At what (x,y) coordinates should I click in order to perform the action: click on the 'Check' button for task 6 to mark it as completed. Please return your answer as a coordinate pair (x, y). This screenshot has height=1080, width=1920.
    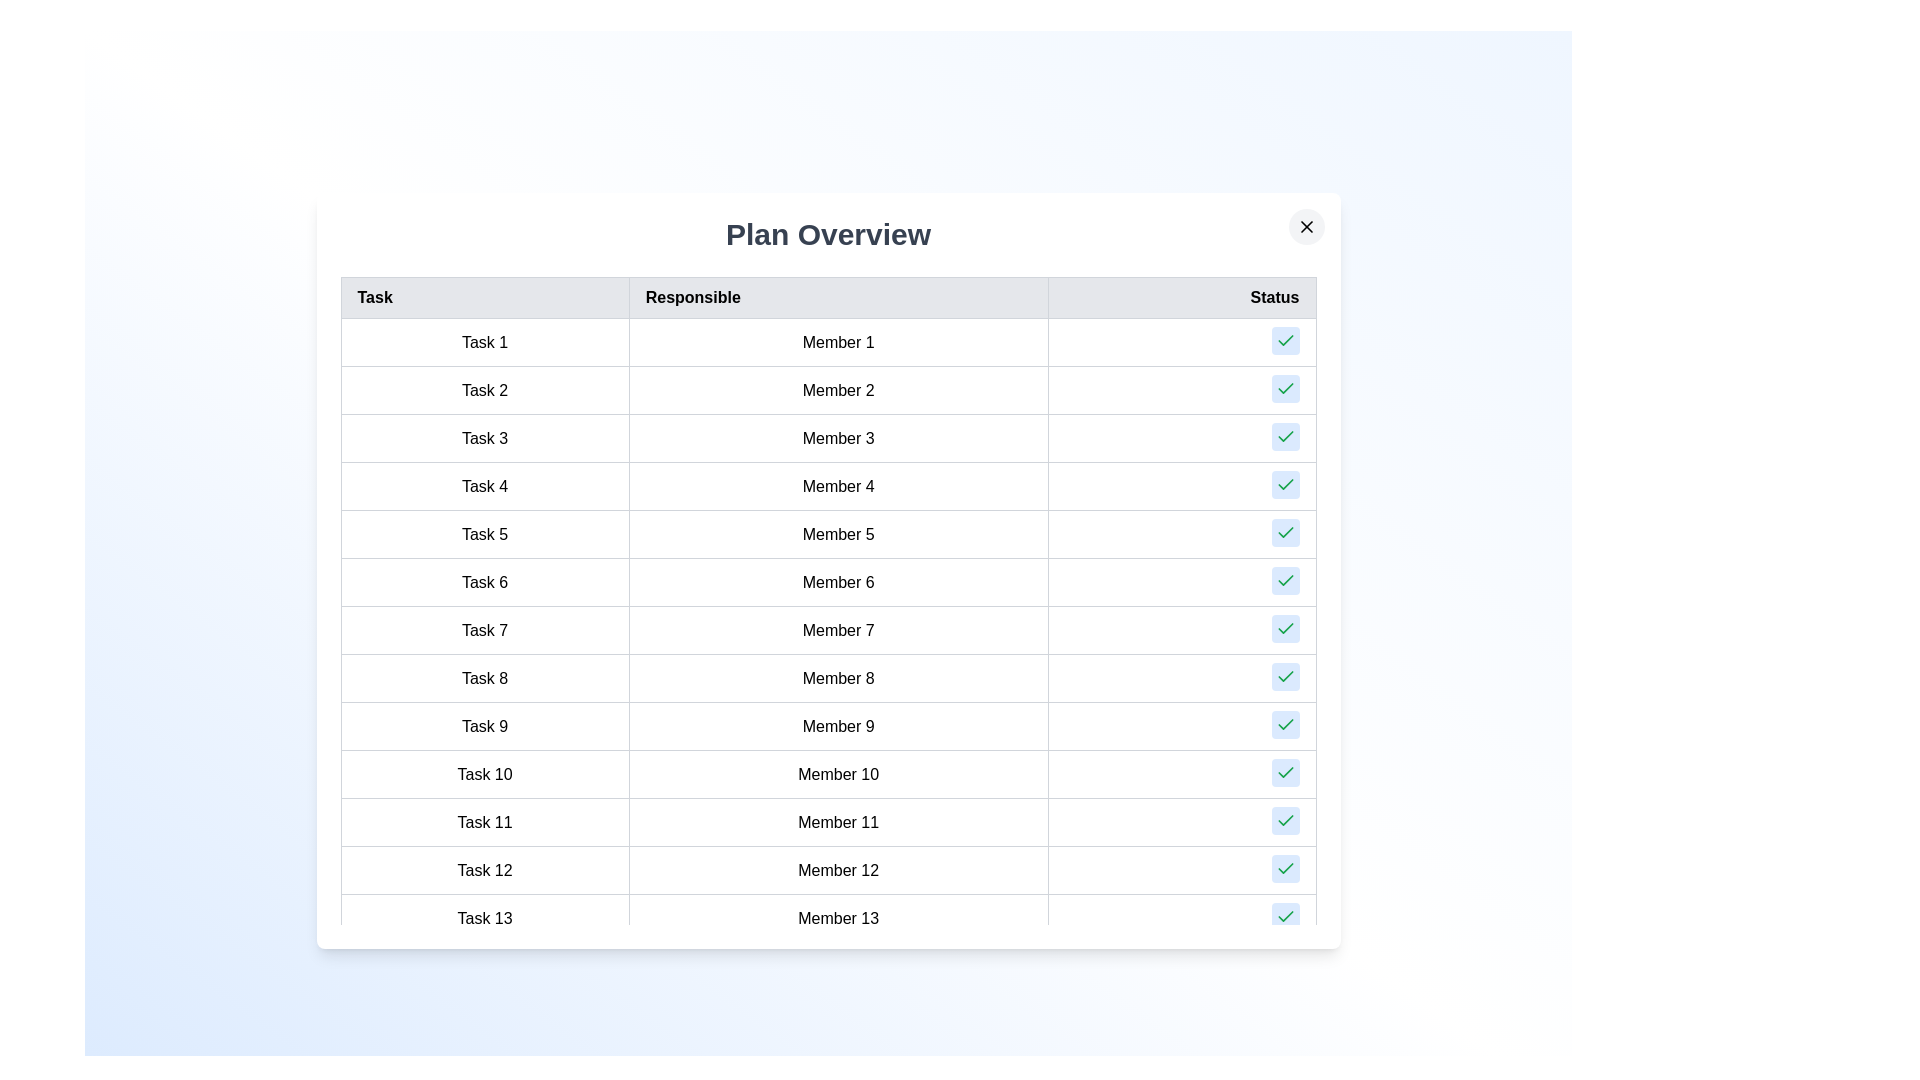
    Looking at the image, I should click on (1285, 581).